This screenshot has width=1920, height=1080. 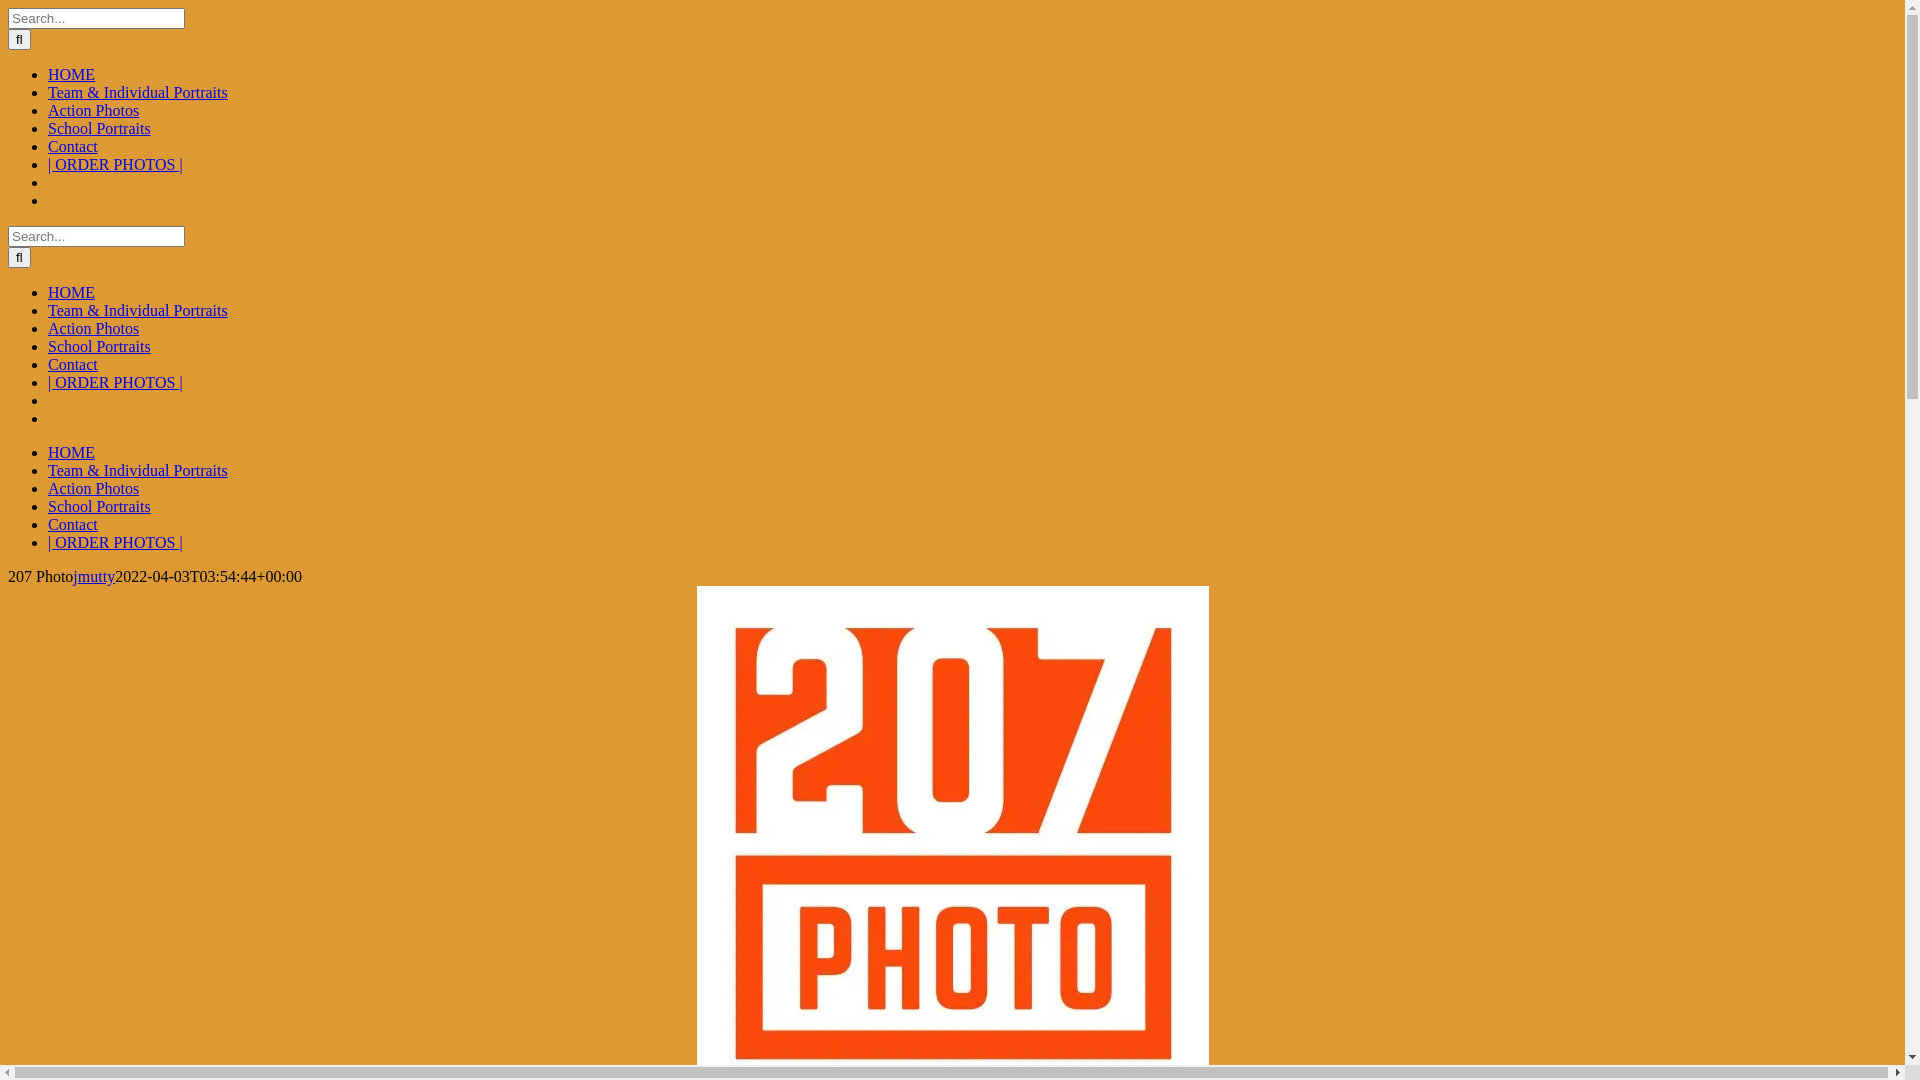 What do you see at coordinates (92, 327) in the screenshot?
I see `'Action Photos'` at bounding box center [92, 327].